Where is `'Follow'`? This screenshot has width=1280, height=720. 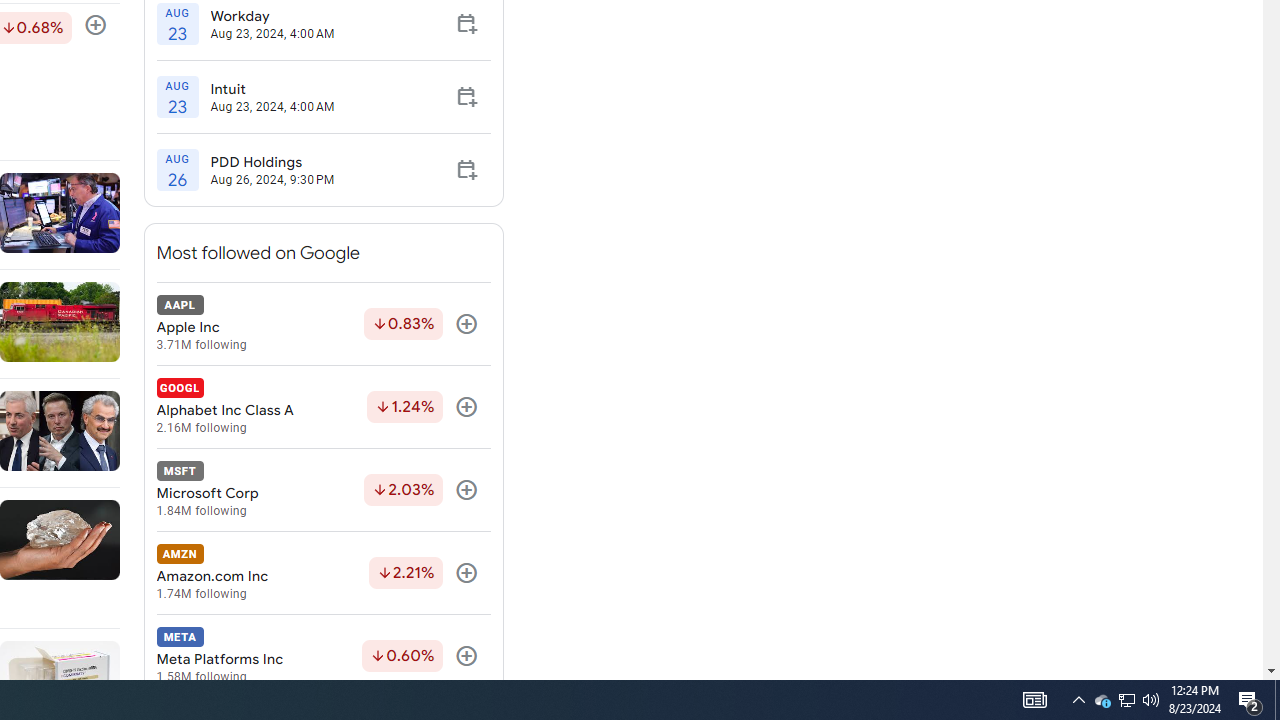
'Follow' is located at coordinates (465, 657).